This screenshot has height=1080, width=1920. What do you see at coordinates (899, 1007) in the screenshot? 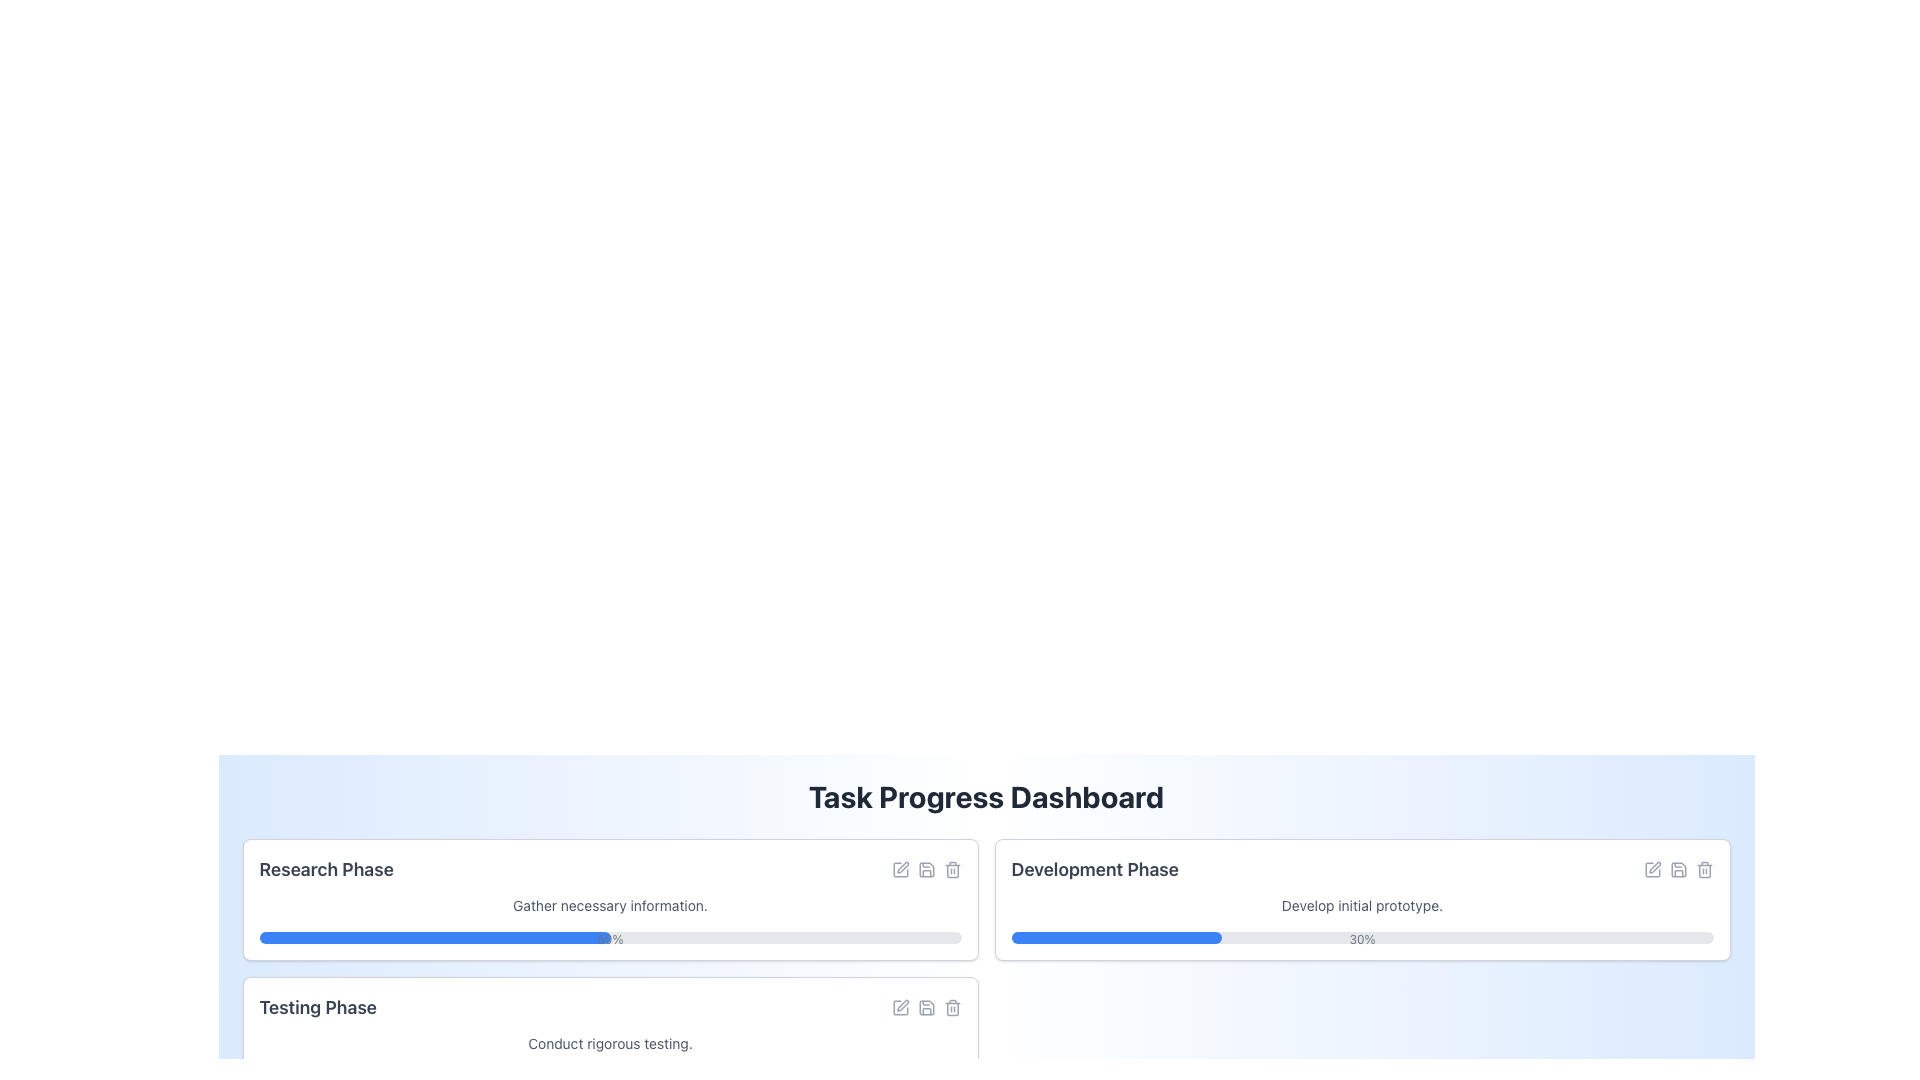
I see `the pen icon button located` at bounding box center [899, 1007].